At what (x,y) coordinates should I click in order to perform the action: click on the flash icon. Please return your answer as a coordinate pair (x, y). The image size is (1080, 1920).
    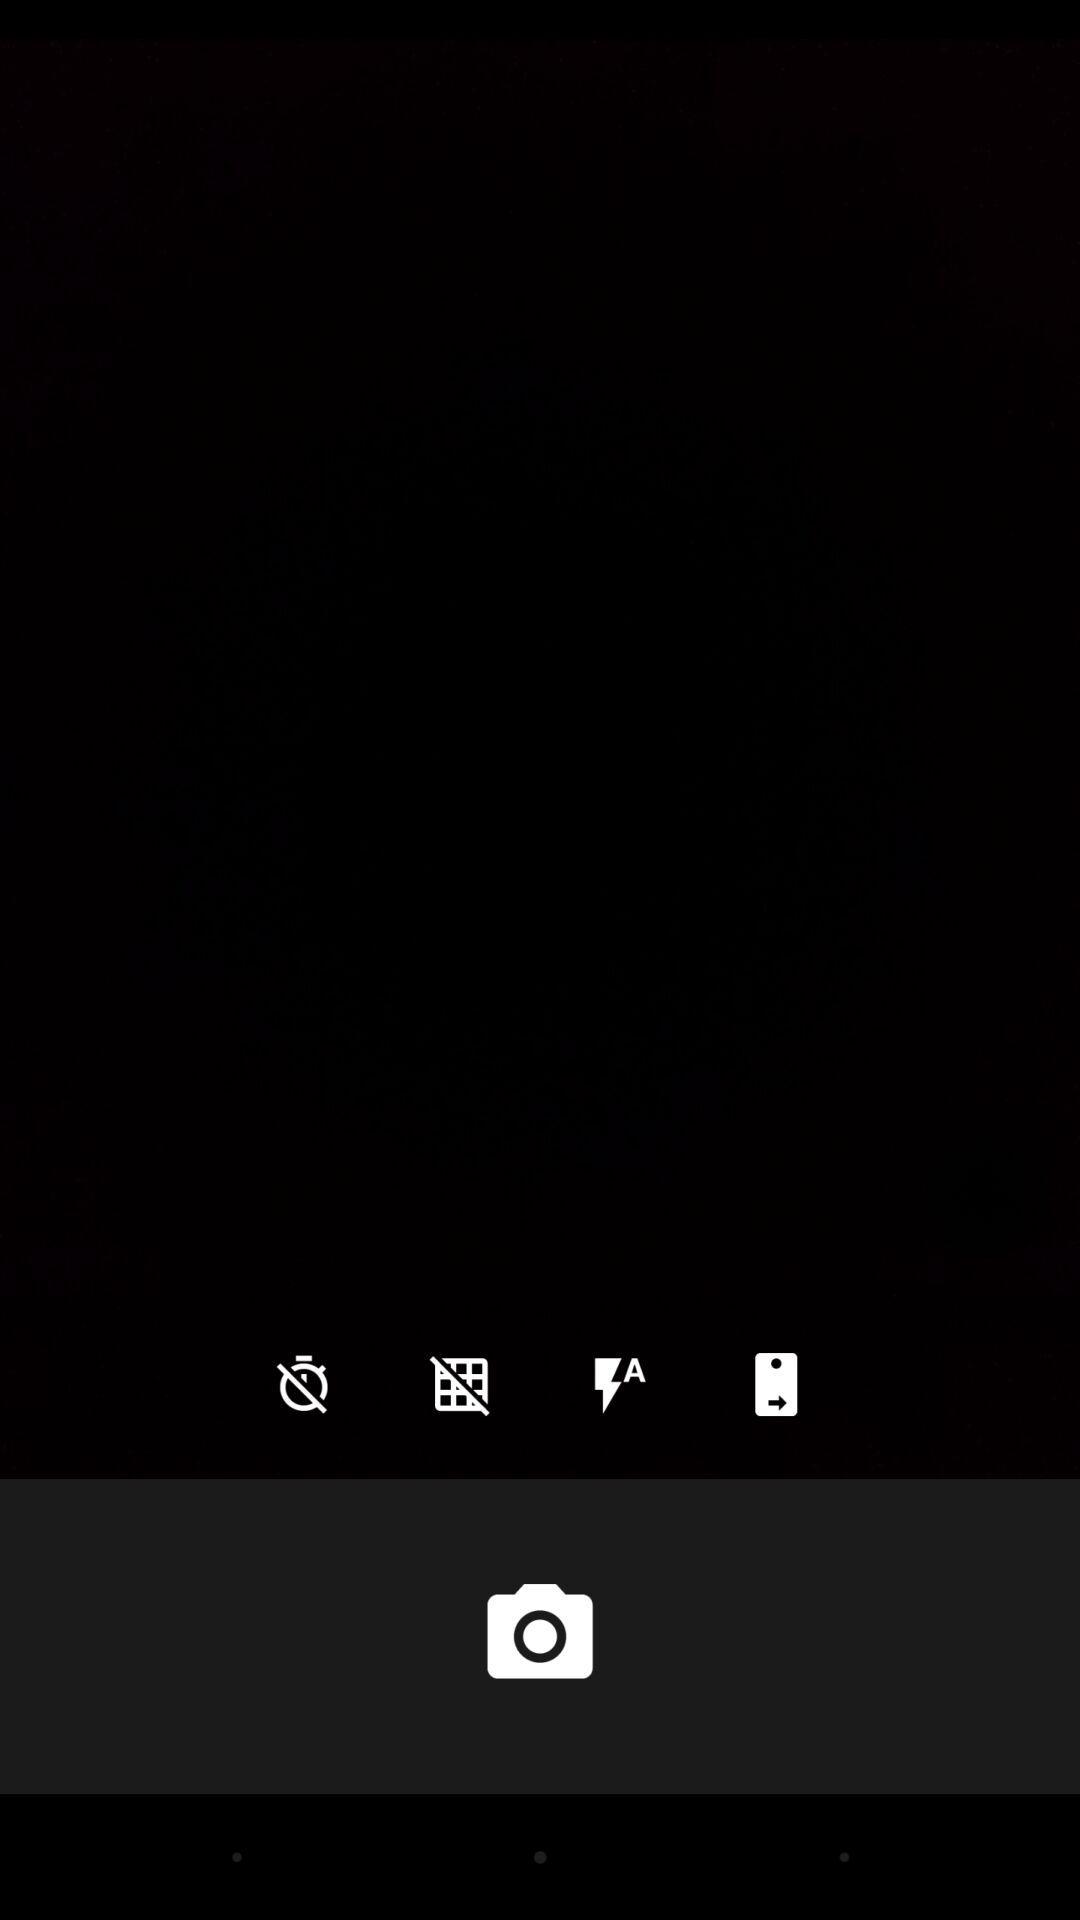
    Looking at the image, I should click on (617, 1383).